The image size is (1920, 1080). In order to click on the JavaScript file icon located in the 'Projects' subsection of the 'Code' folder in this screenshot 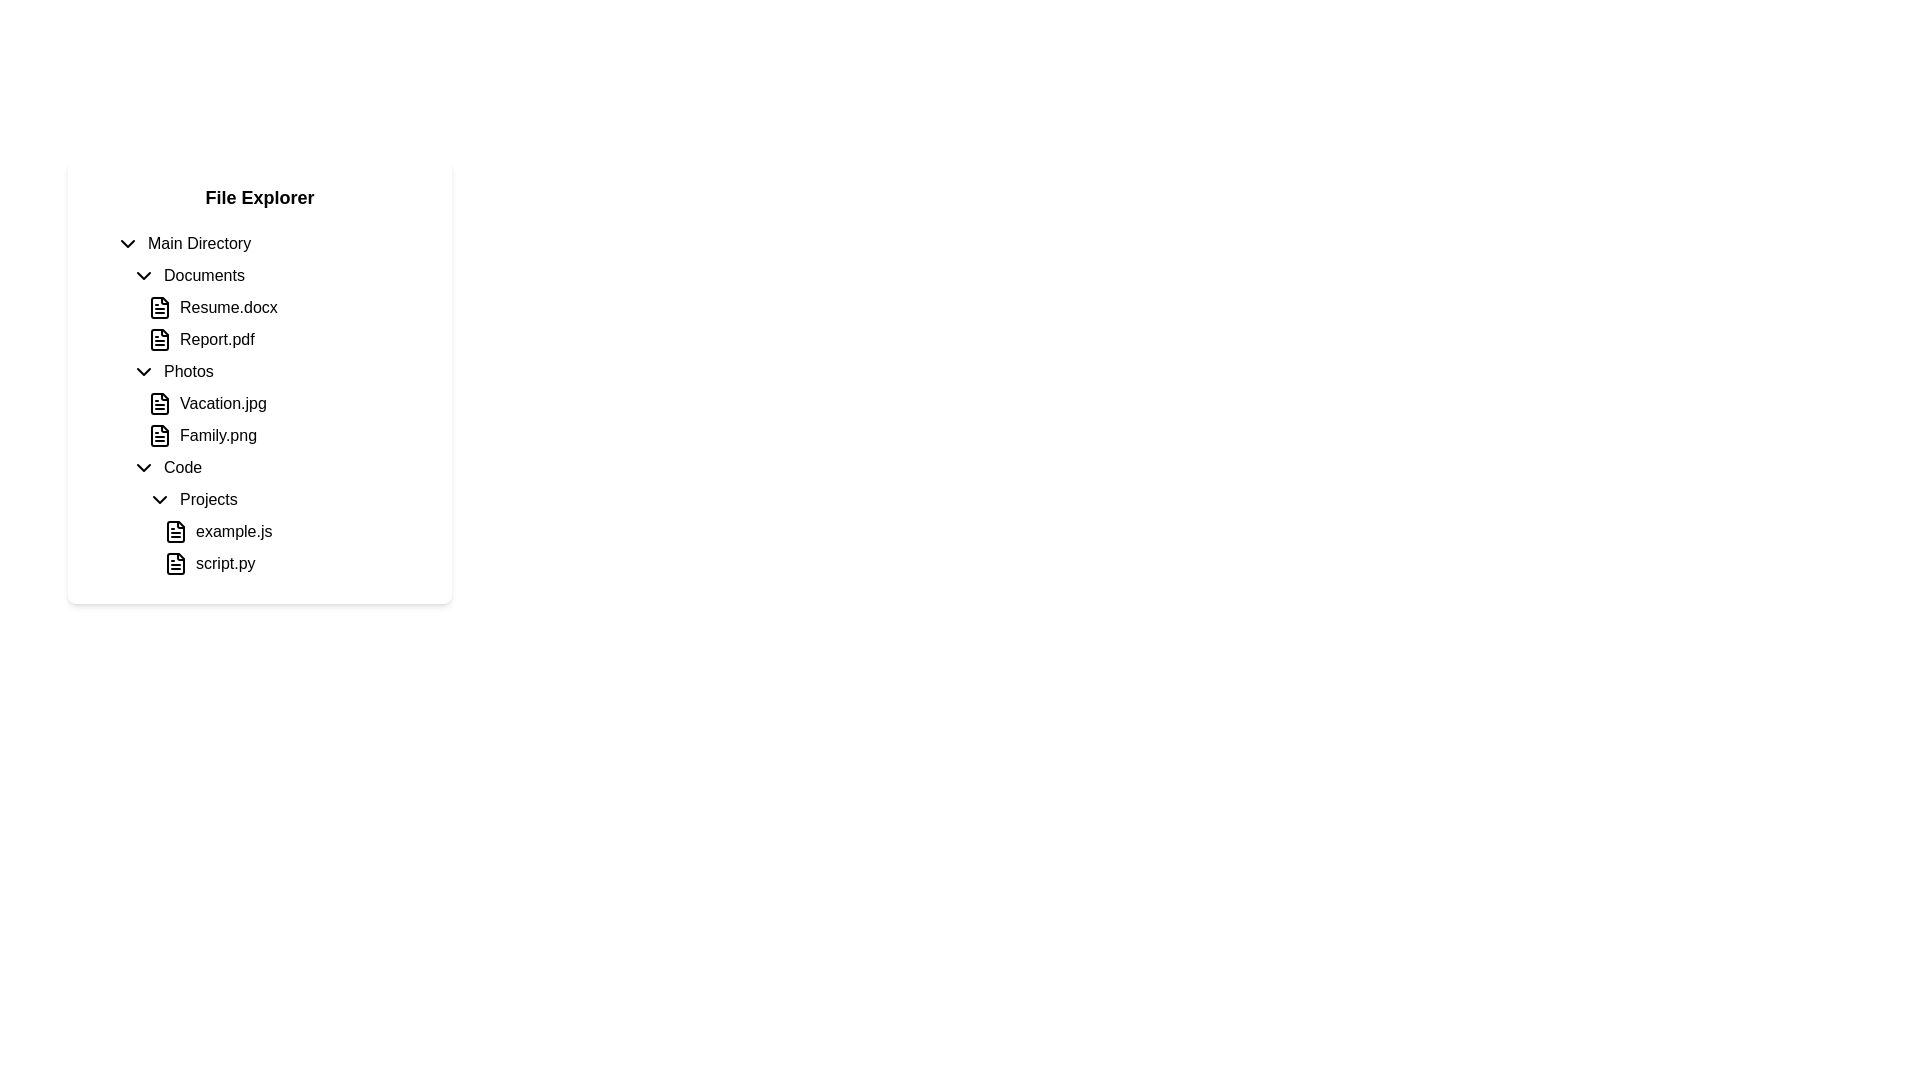, I will do `click(176, 531)`.